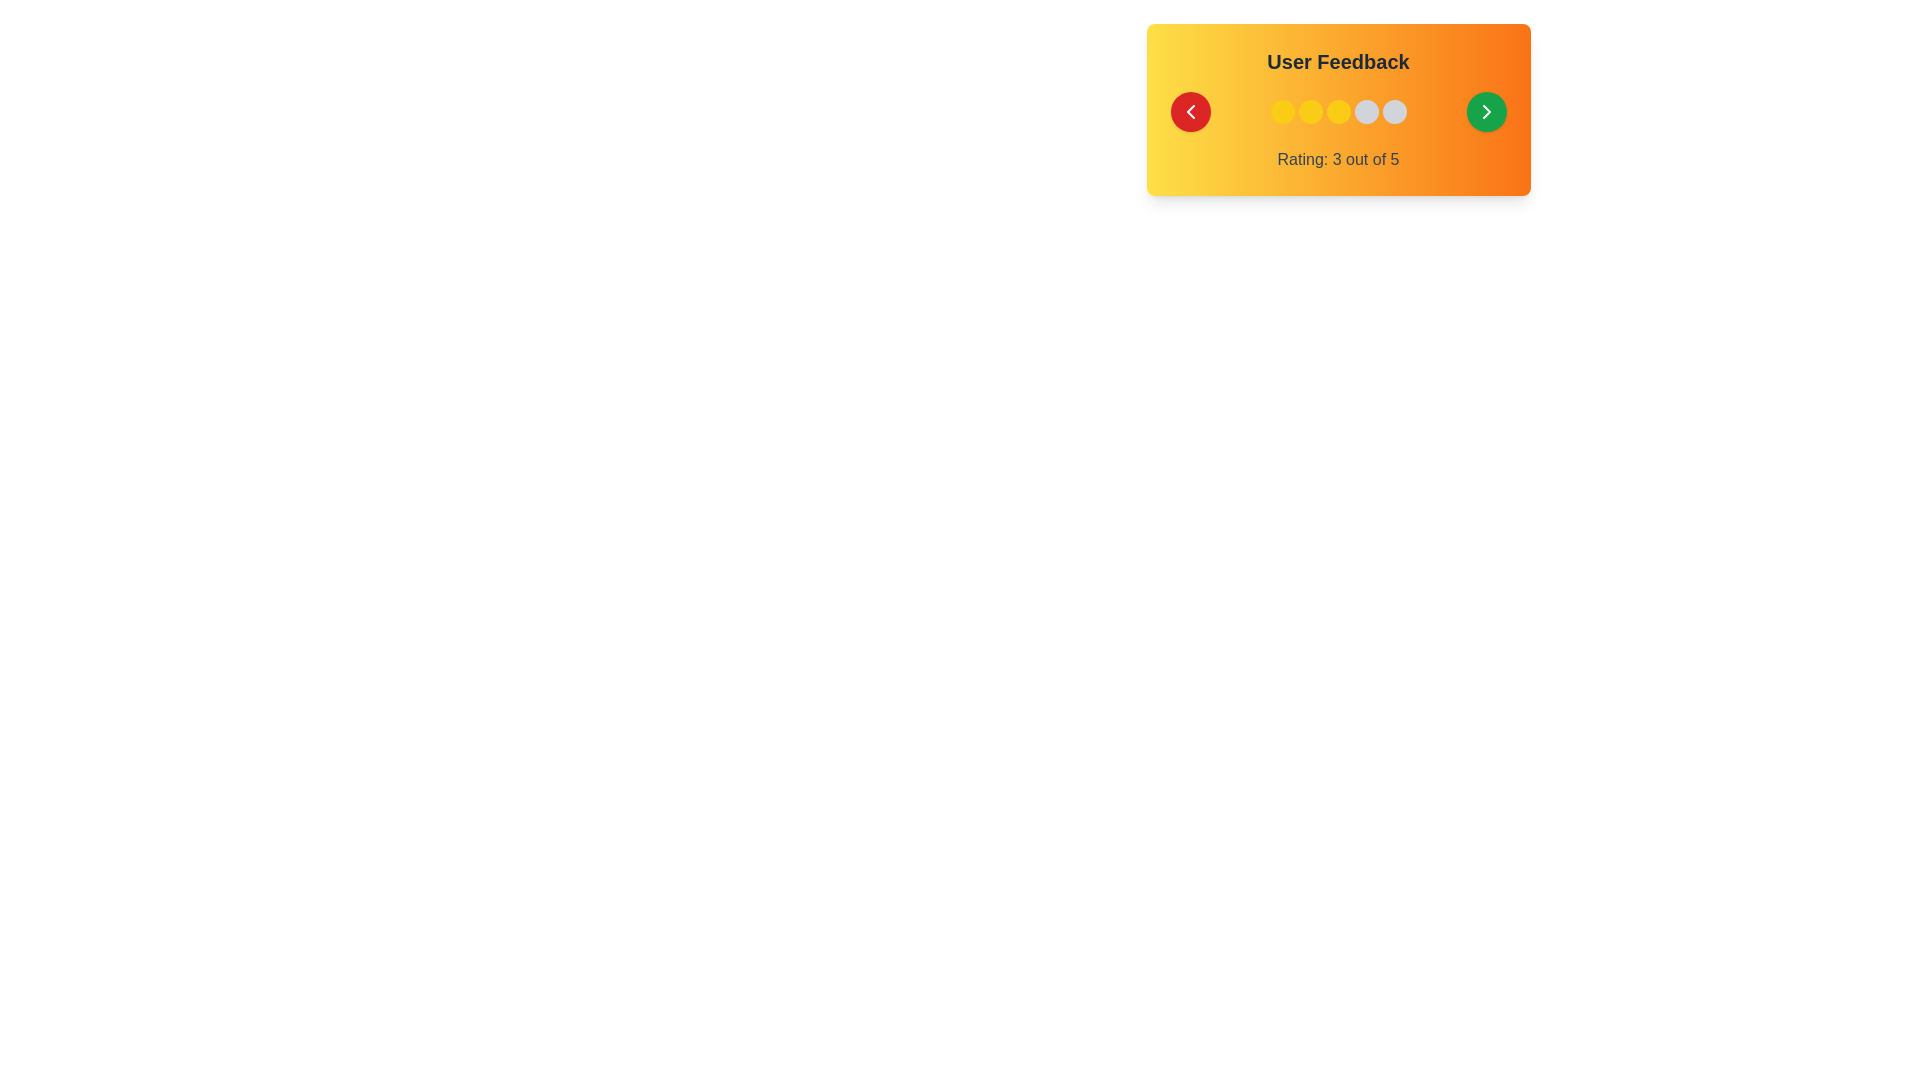 This screenshot has height=1080, width=1920. Describe the element at coordinates (1190, 111) in the screenshot. I see `the left-pointing chevron icon button within the red circular button` at that location.